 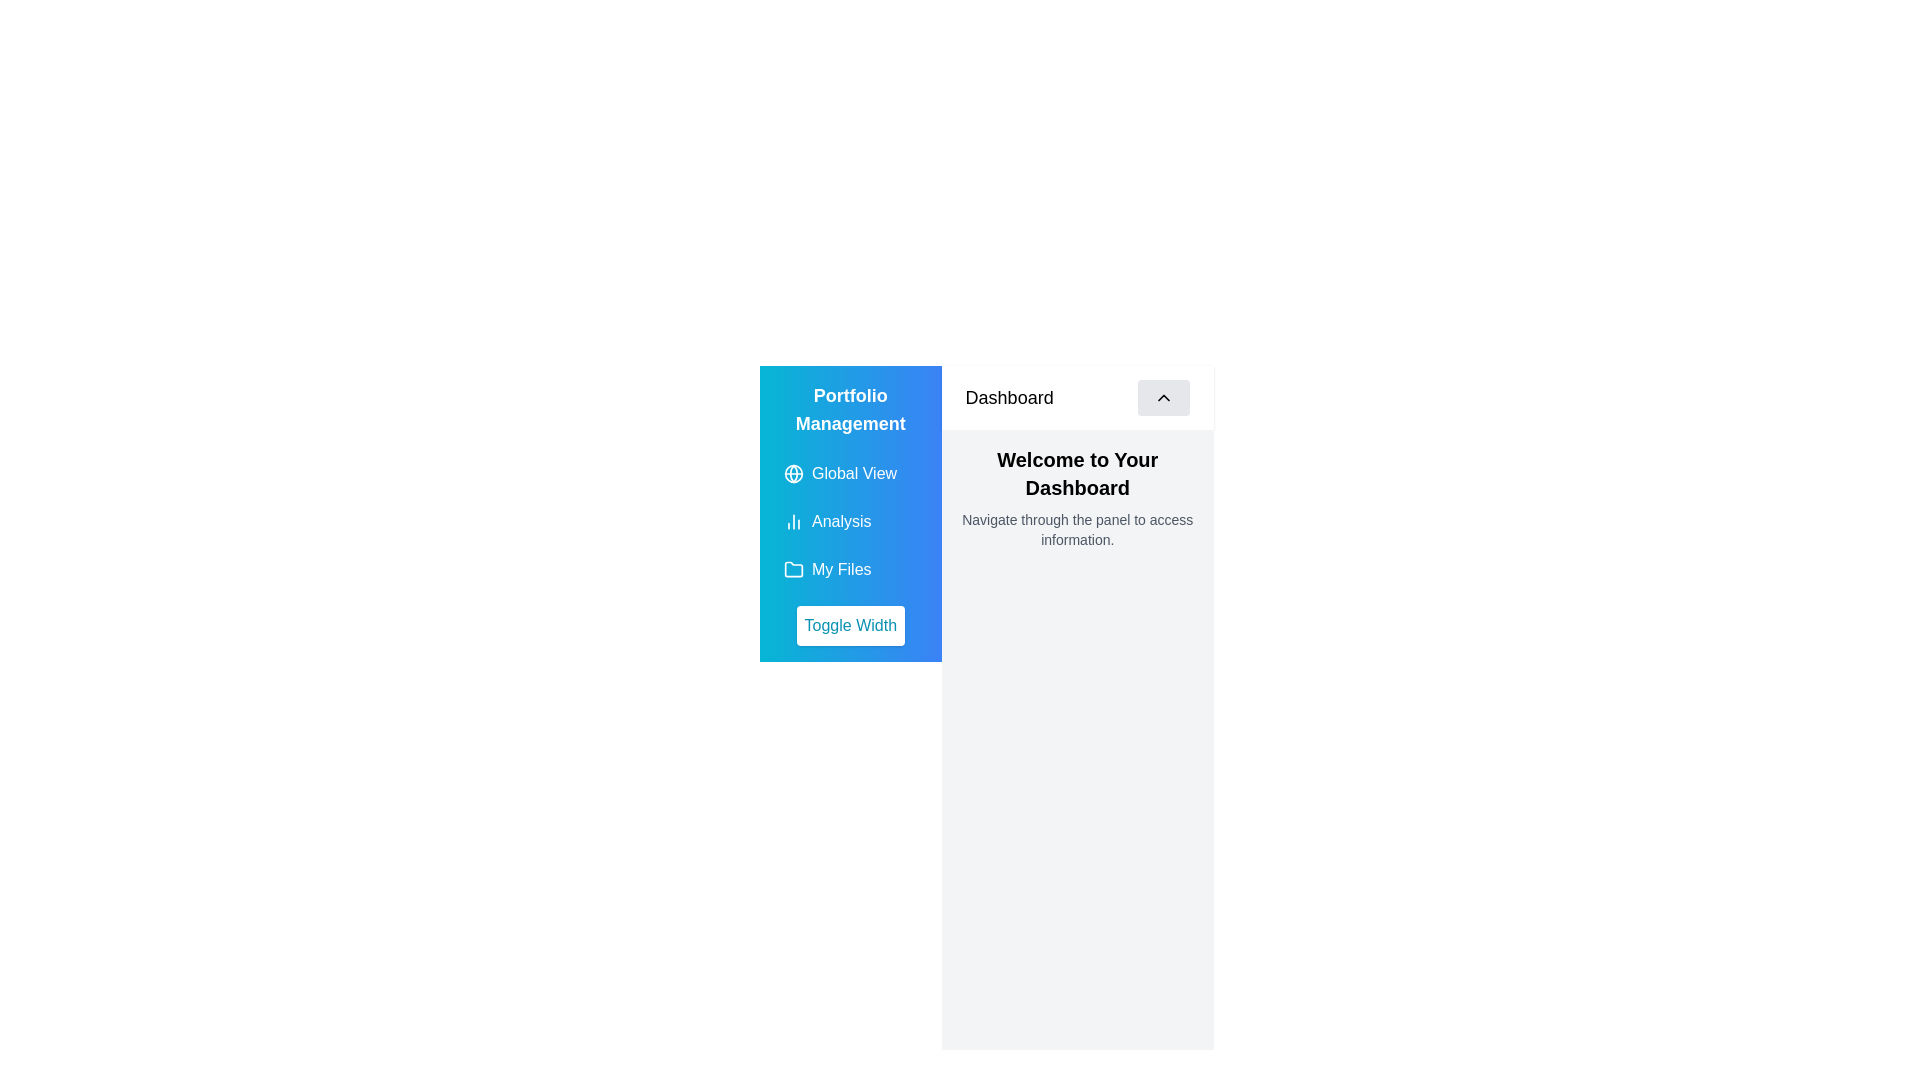 I want to click on the 'Analysis' button, which is a rectangular button with rounded corners displaying a bar chart icon and light cyan background, located in the left-side menu under 'Portfolio Management', so click(x=850, y=520).